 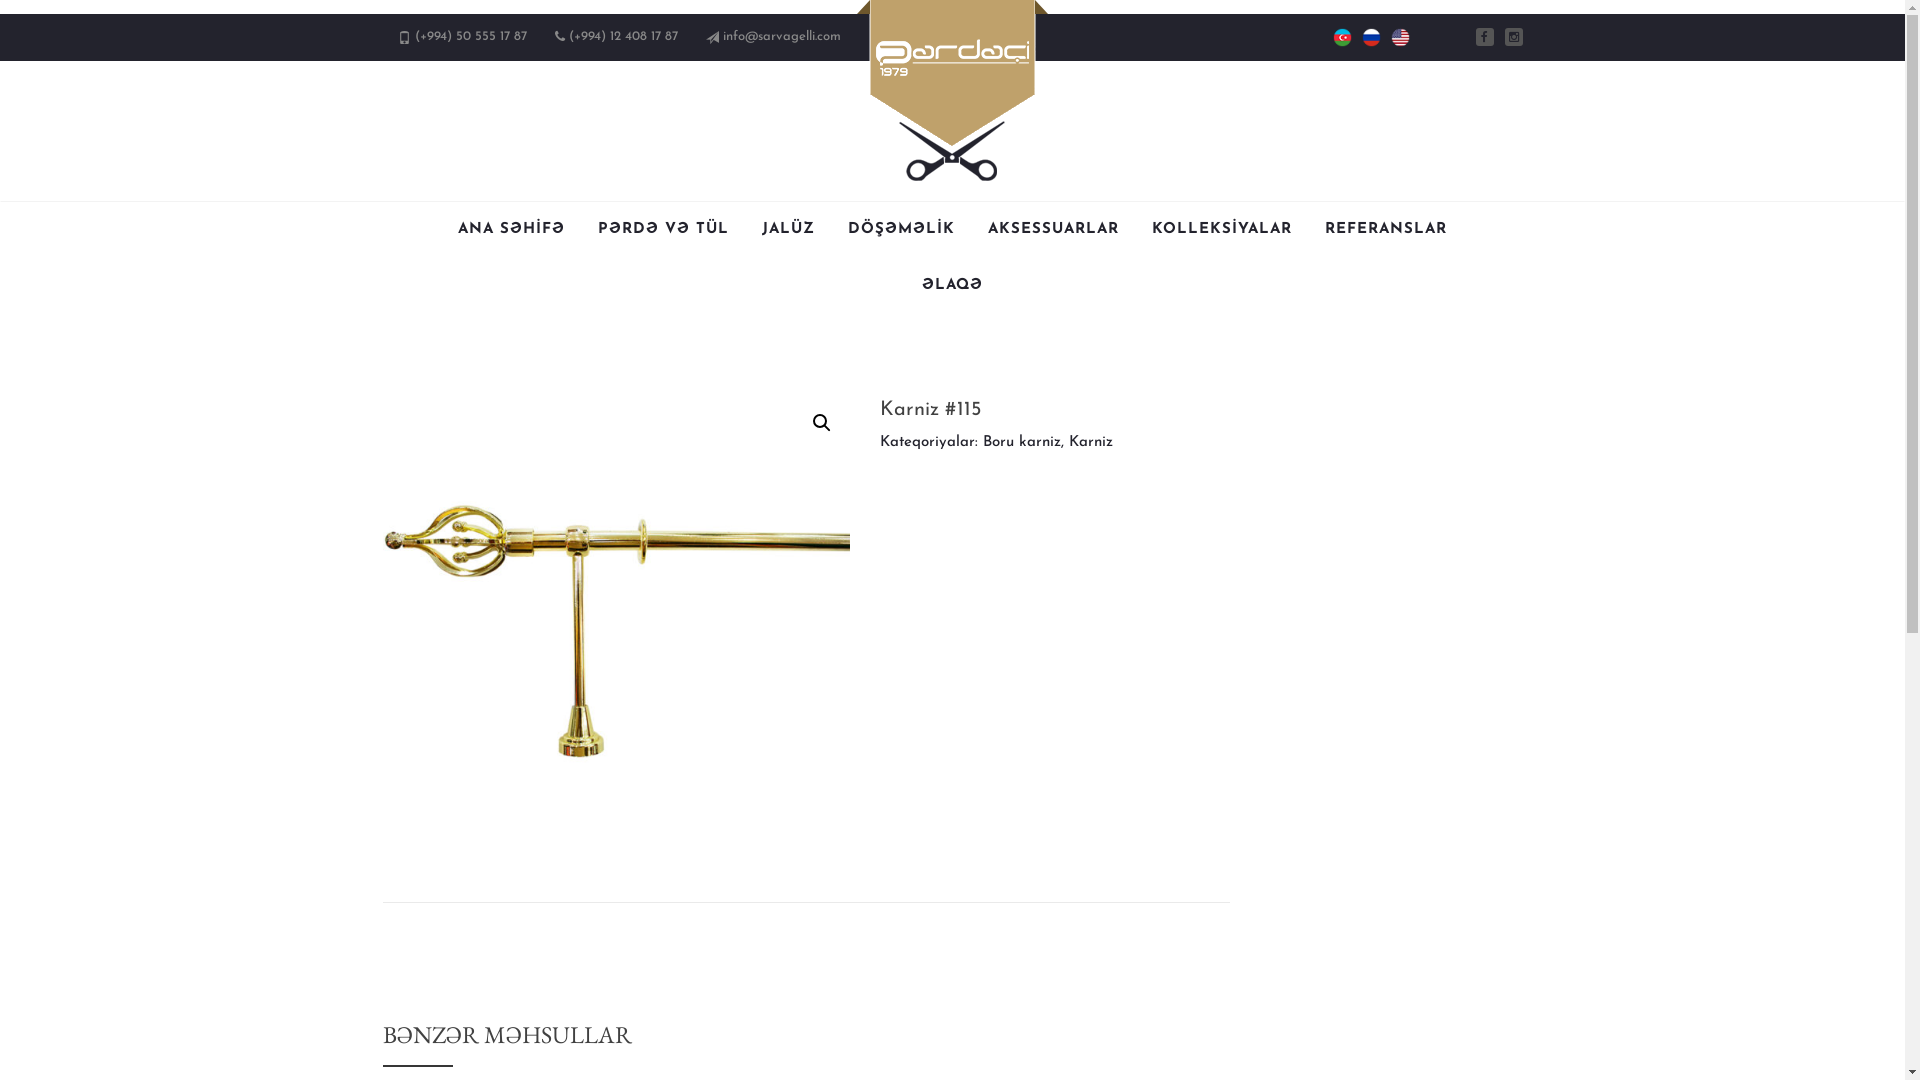 I want to click on 'KOLLEKSIYALAR', so click(x=1152, y=229).